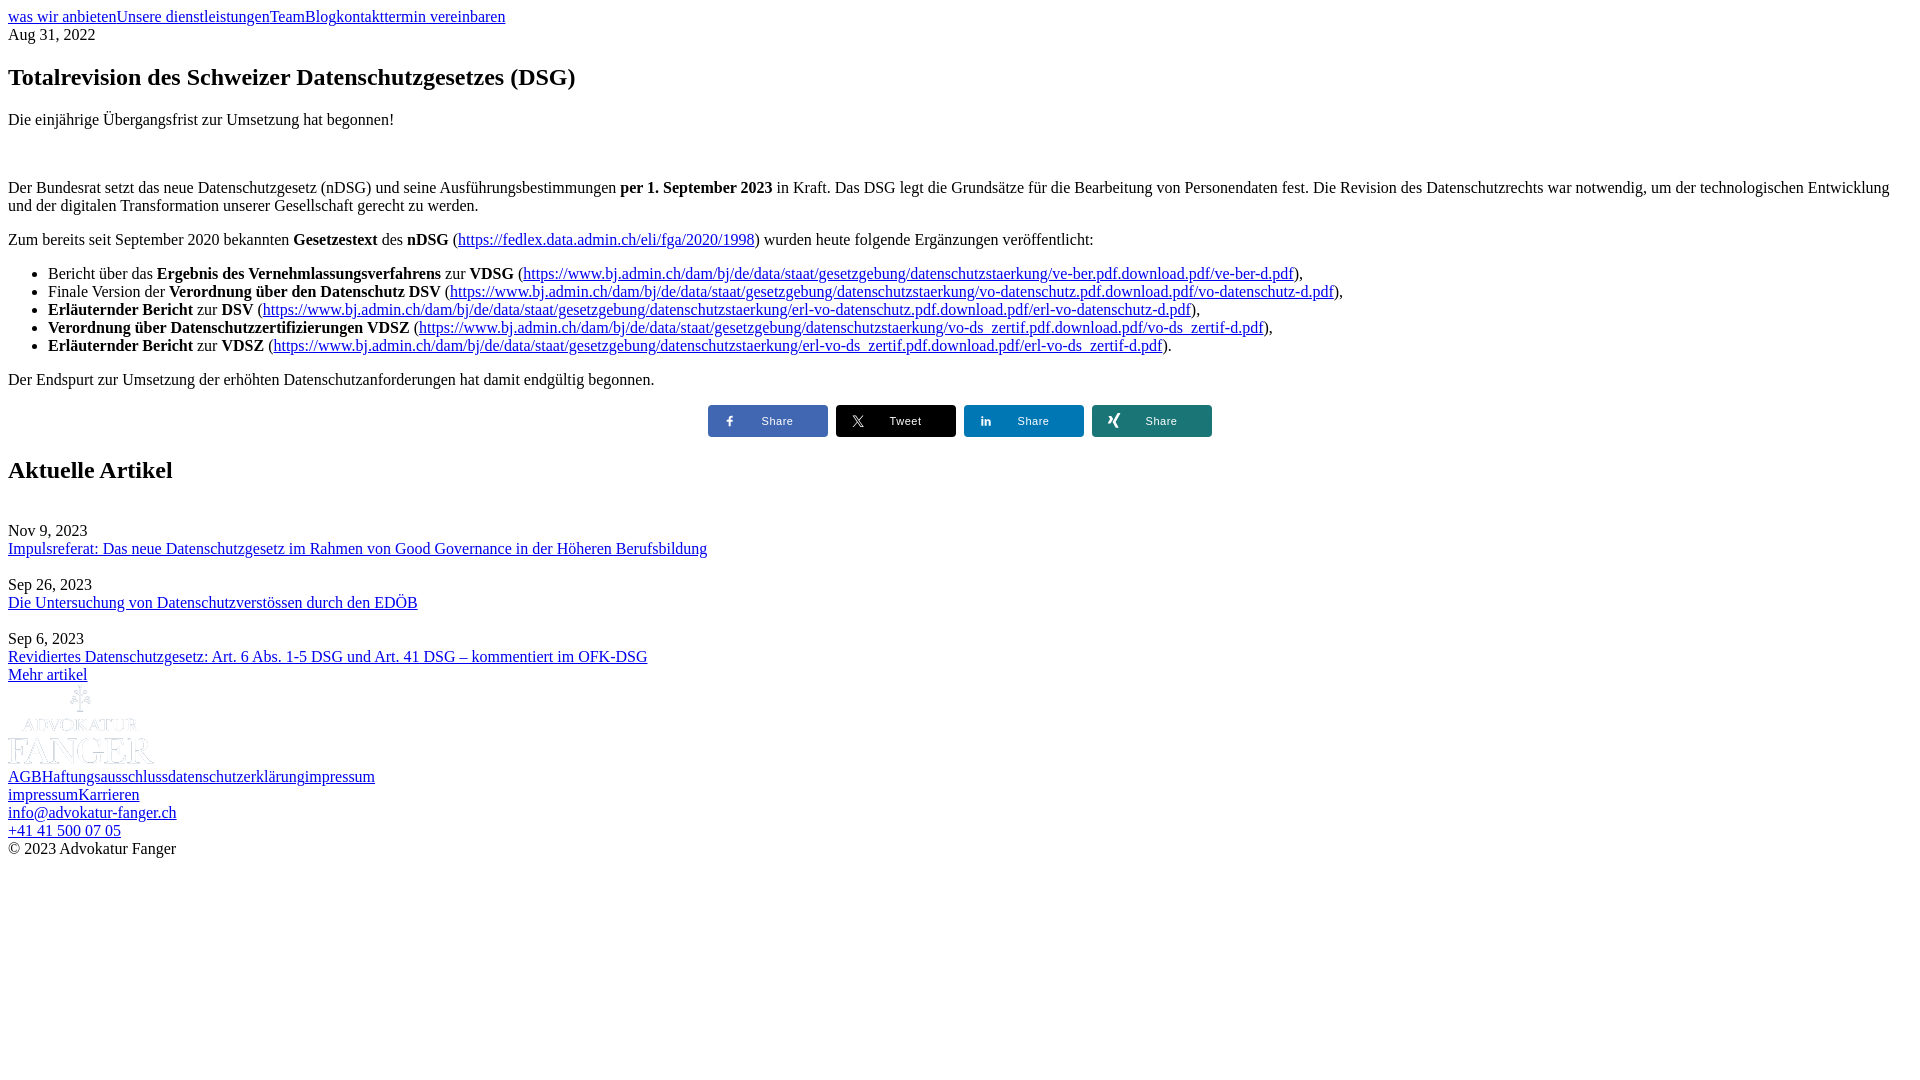 This screenshot has height=1080, width=1920. I want to click on 'kontakt', so click(360, 16).